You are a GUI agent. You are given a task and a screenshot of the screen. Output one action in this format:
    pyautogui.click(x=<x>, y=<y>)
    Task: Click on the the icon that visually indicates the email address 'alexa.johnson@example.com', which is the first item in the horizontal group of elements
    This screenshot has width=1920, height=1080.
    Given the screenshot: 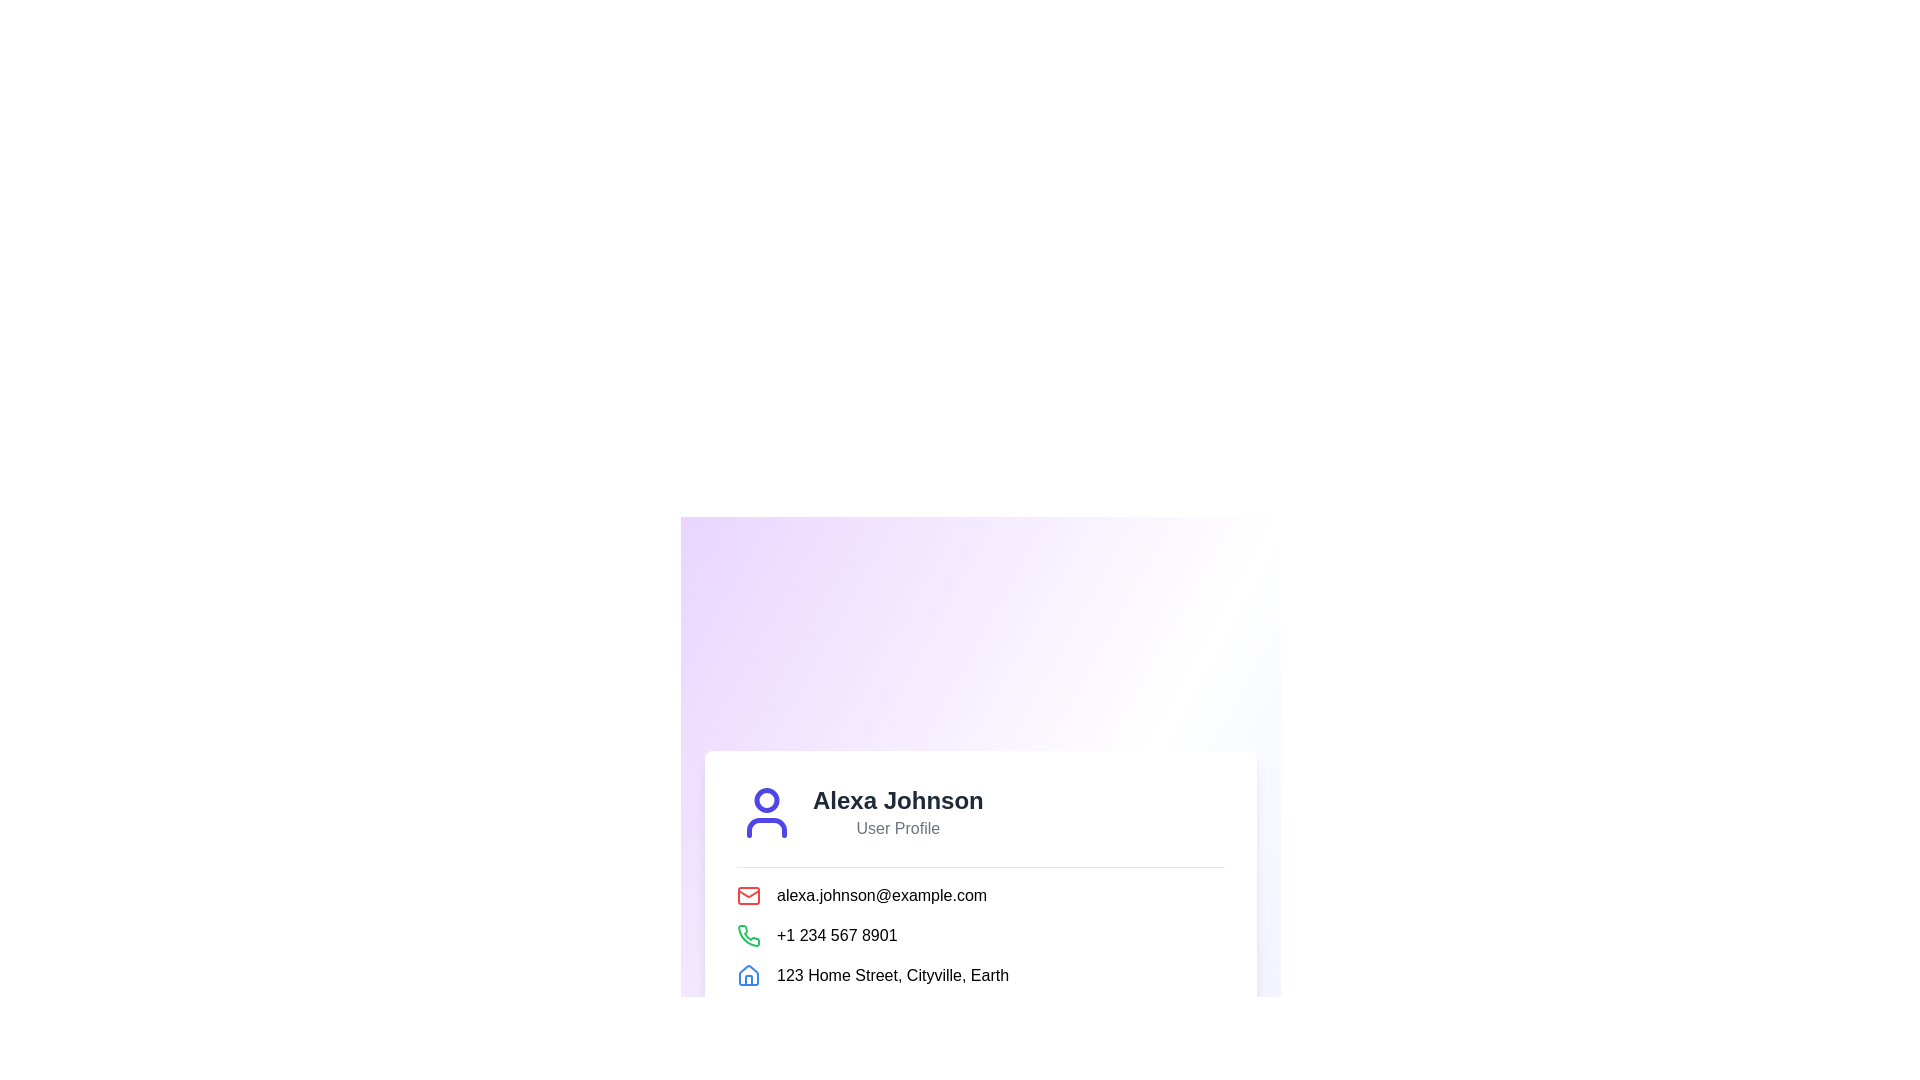 What is the action you would take?
    pyautogui.click(x=747, y=894)
    